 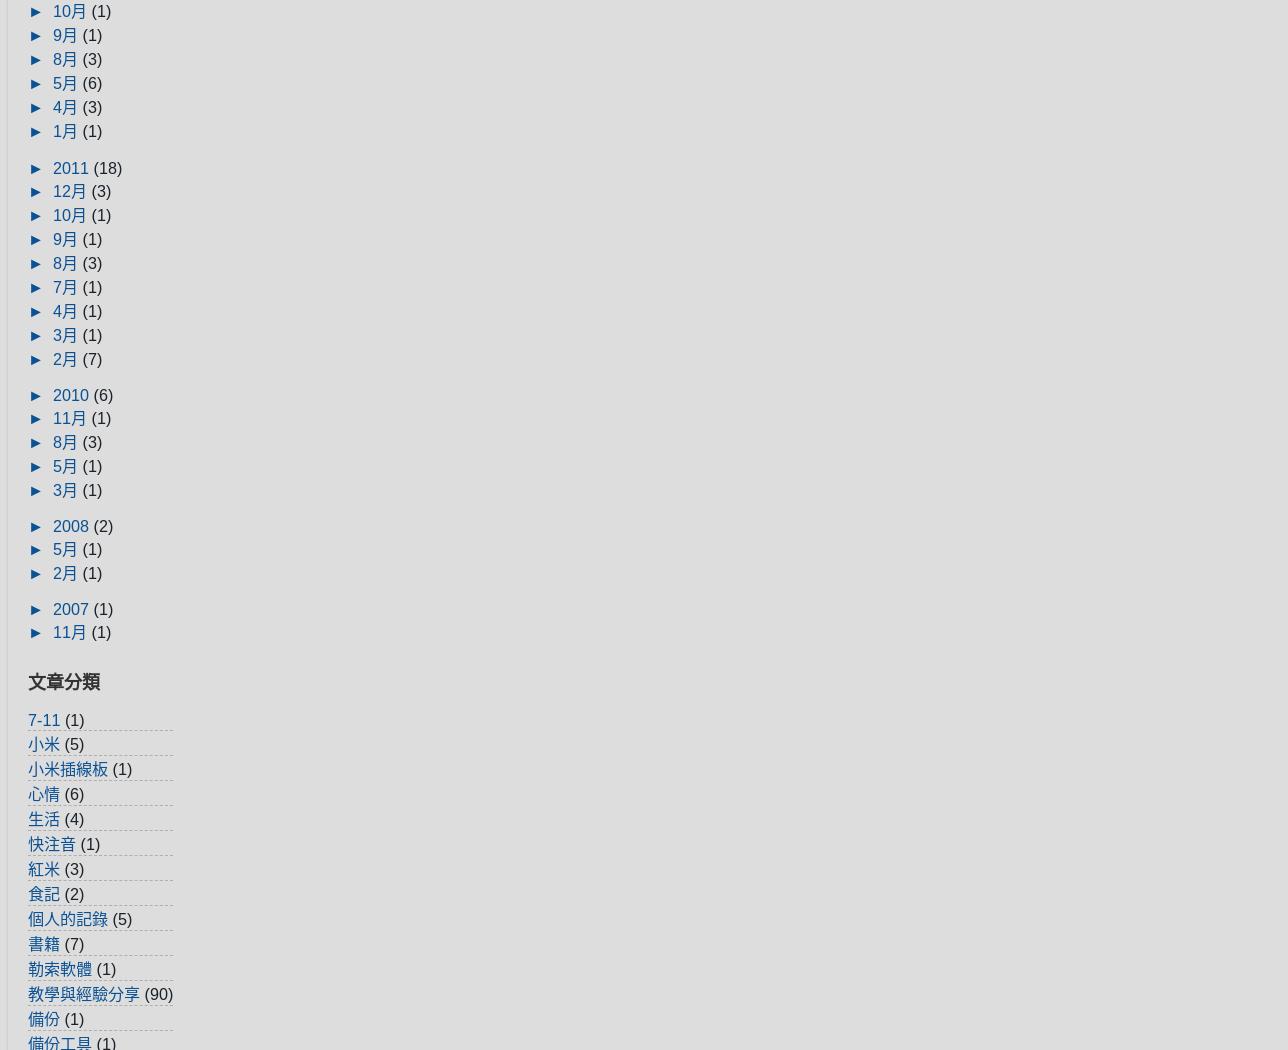 I want to click on '7-11', so click(x=27, y=718).